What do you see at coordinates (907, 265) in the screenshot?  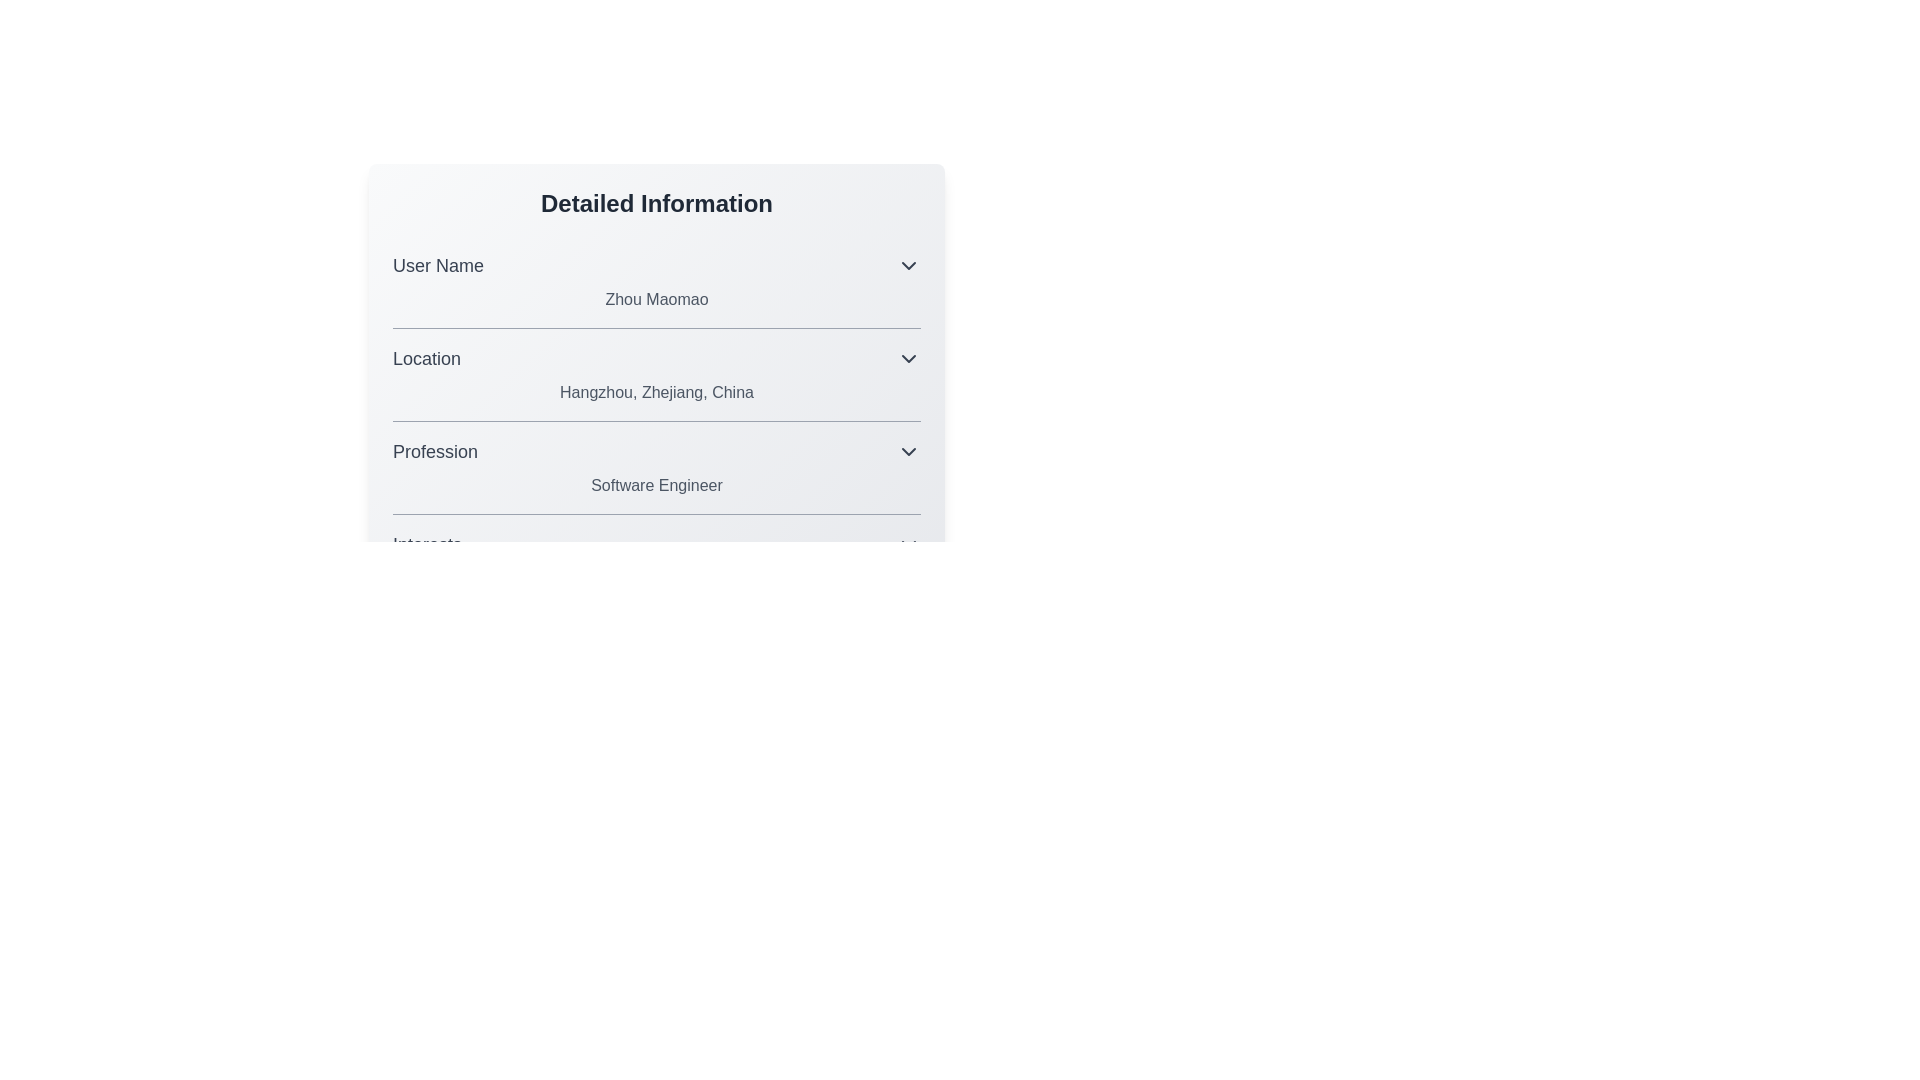 I see `the icon located to the far right of the 'User Name' section` at bounding box center [907, 265].